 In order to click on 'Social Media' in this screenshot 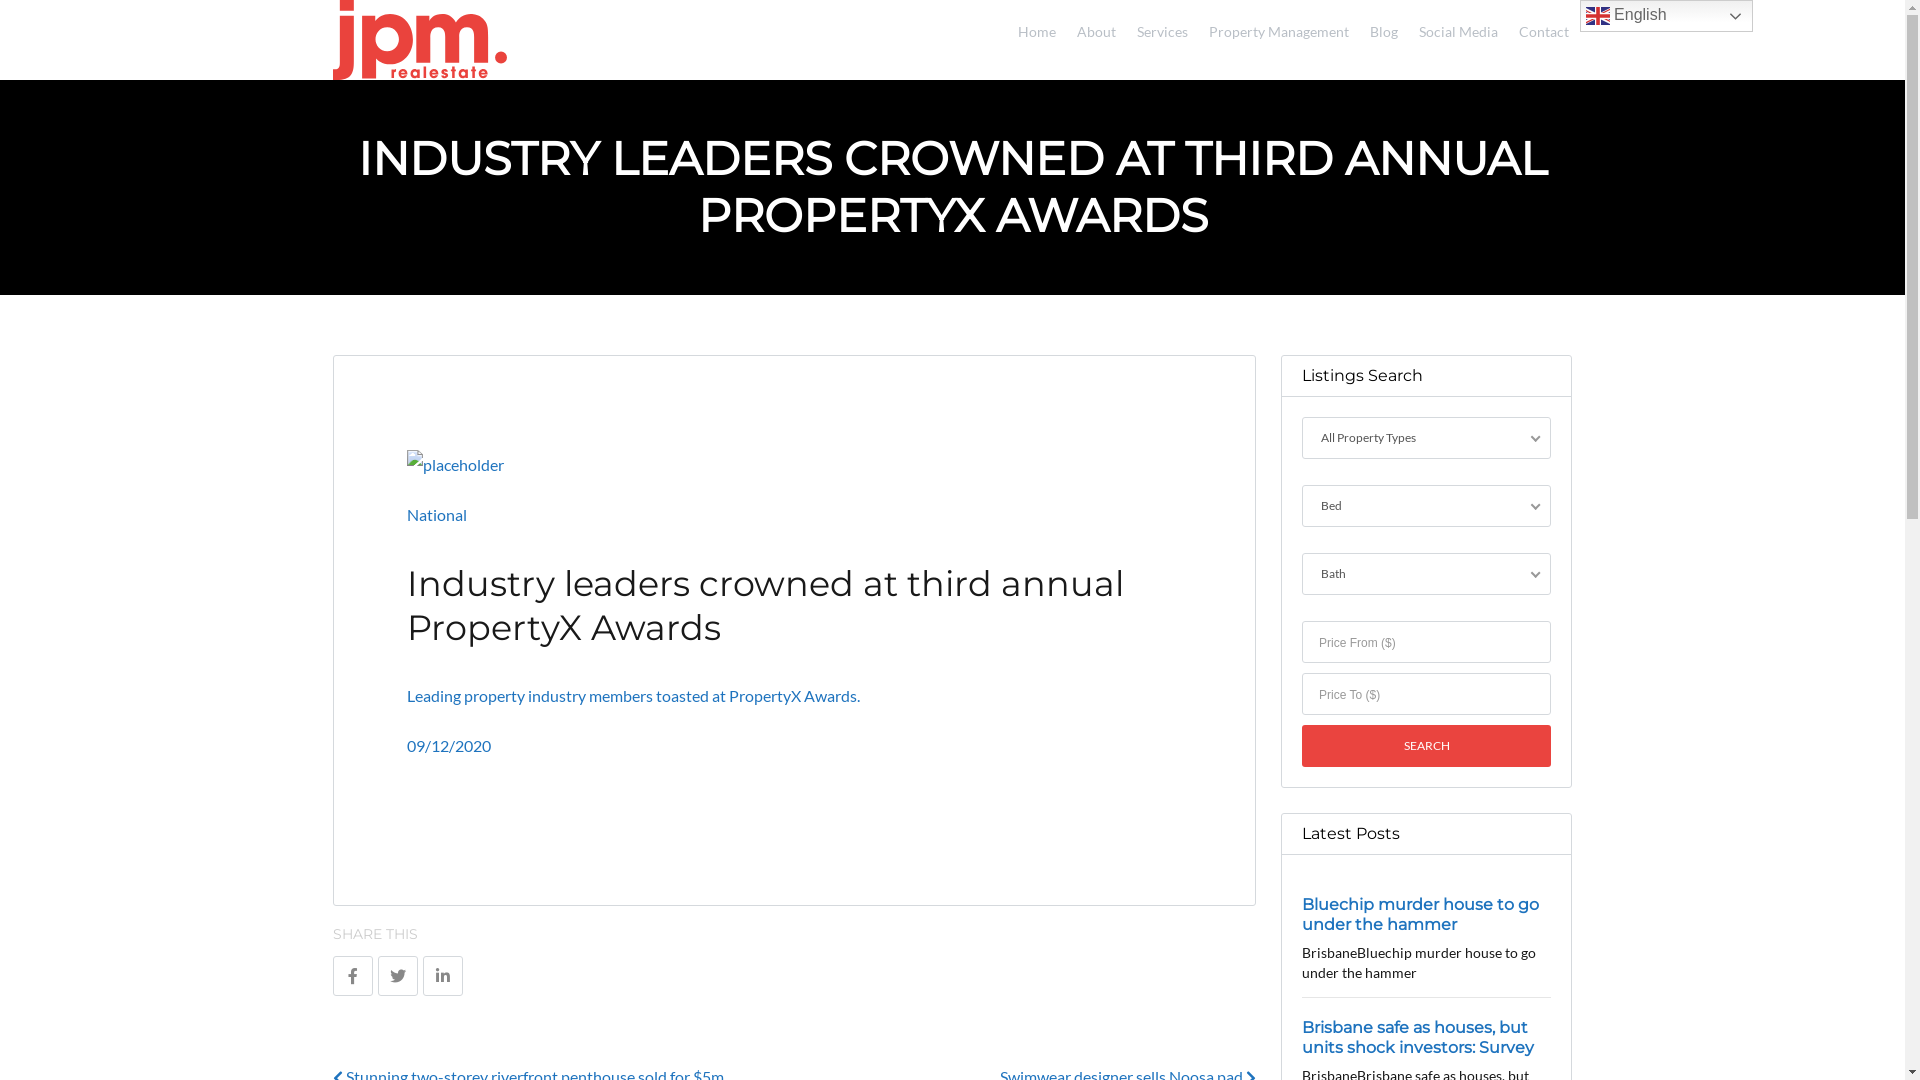, I will do `click(1452, 27)`.